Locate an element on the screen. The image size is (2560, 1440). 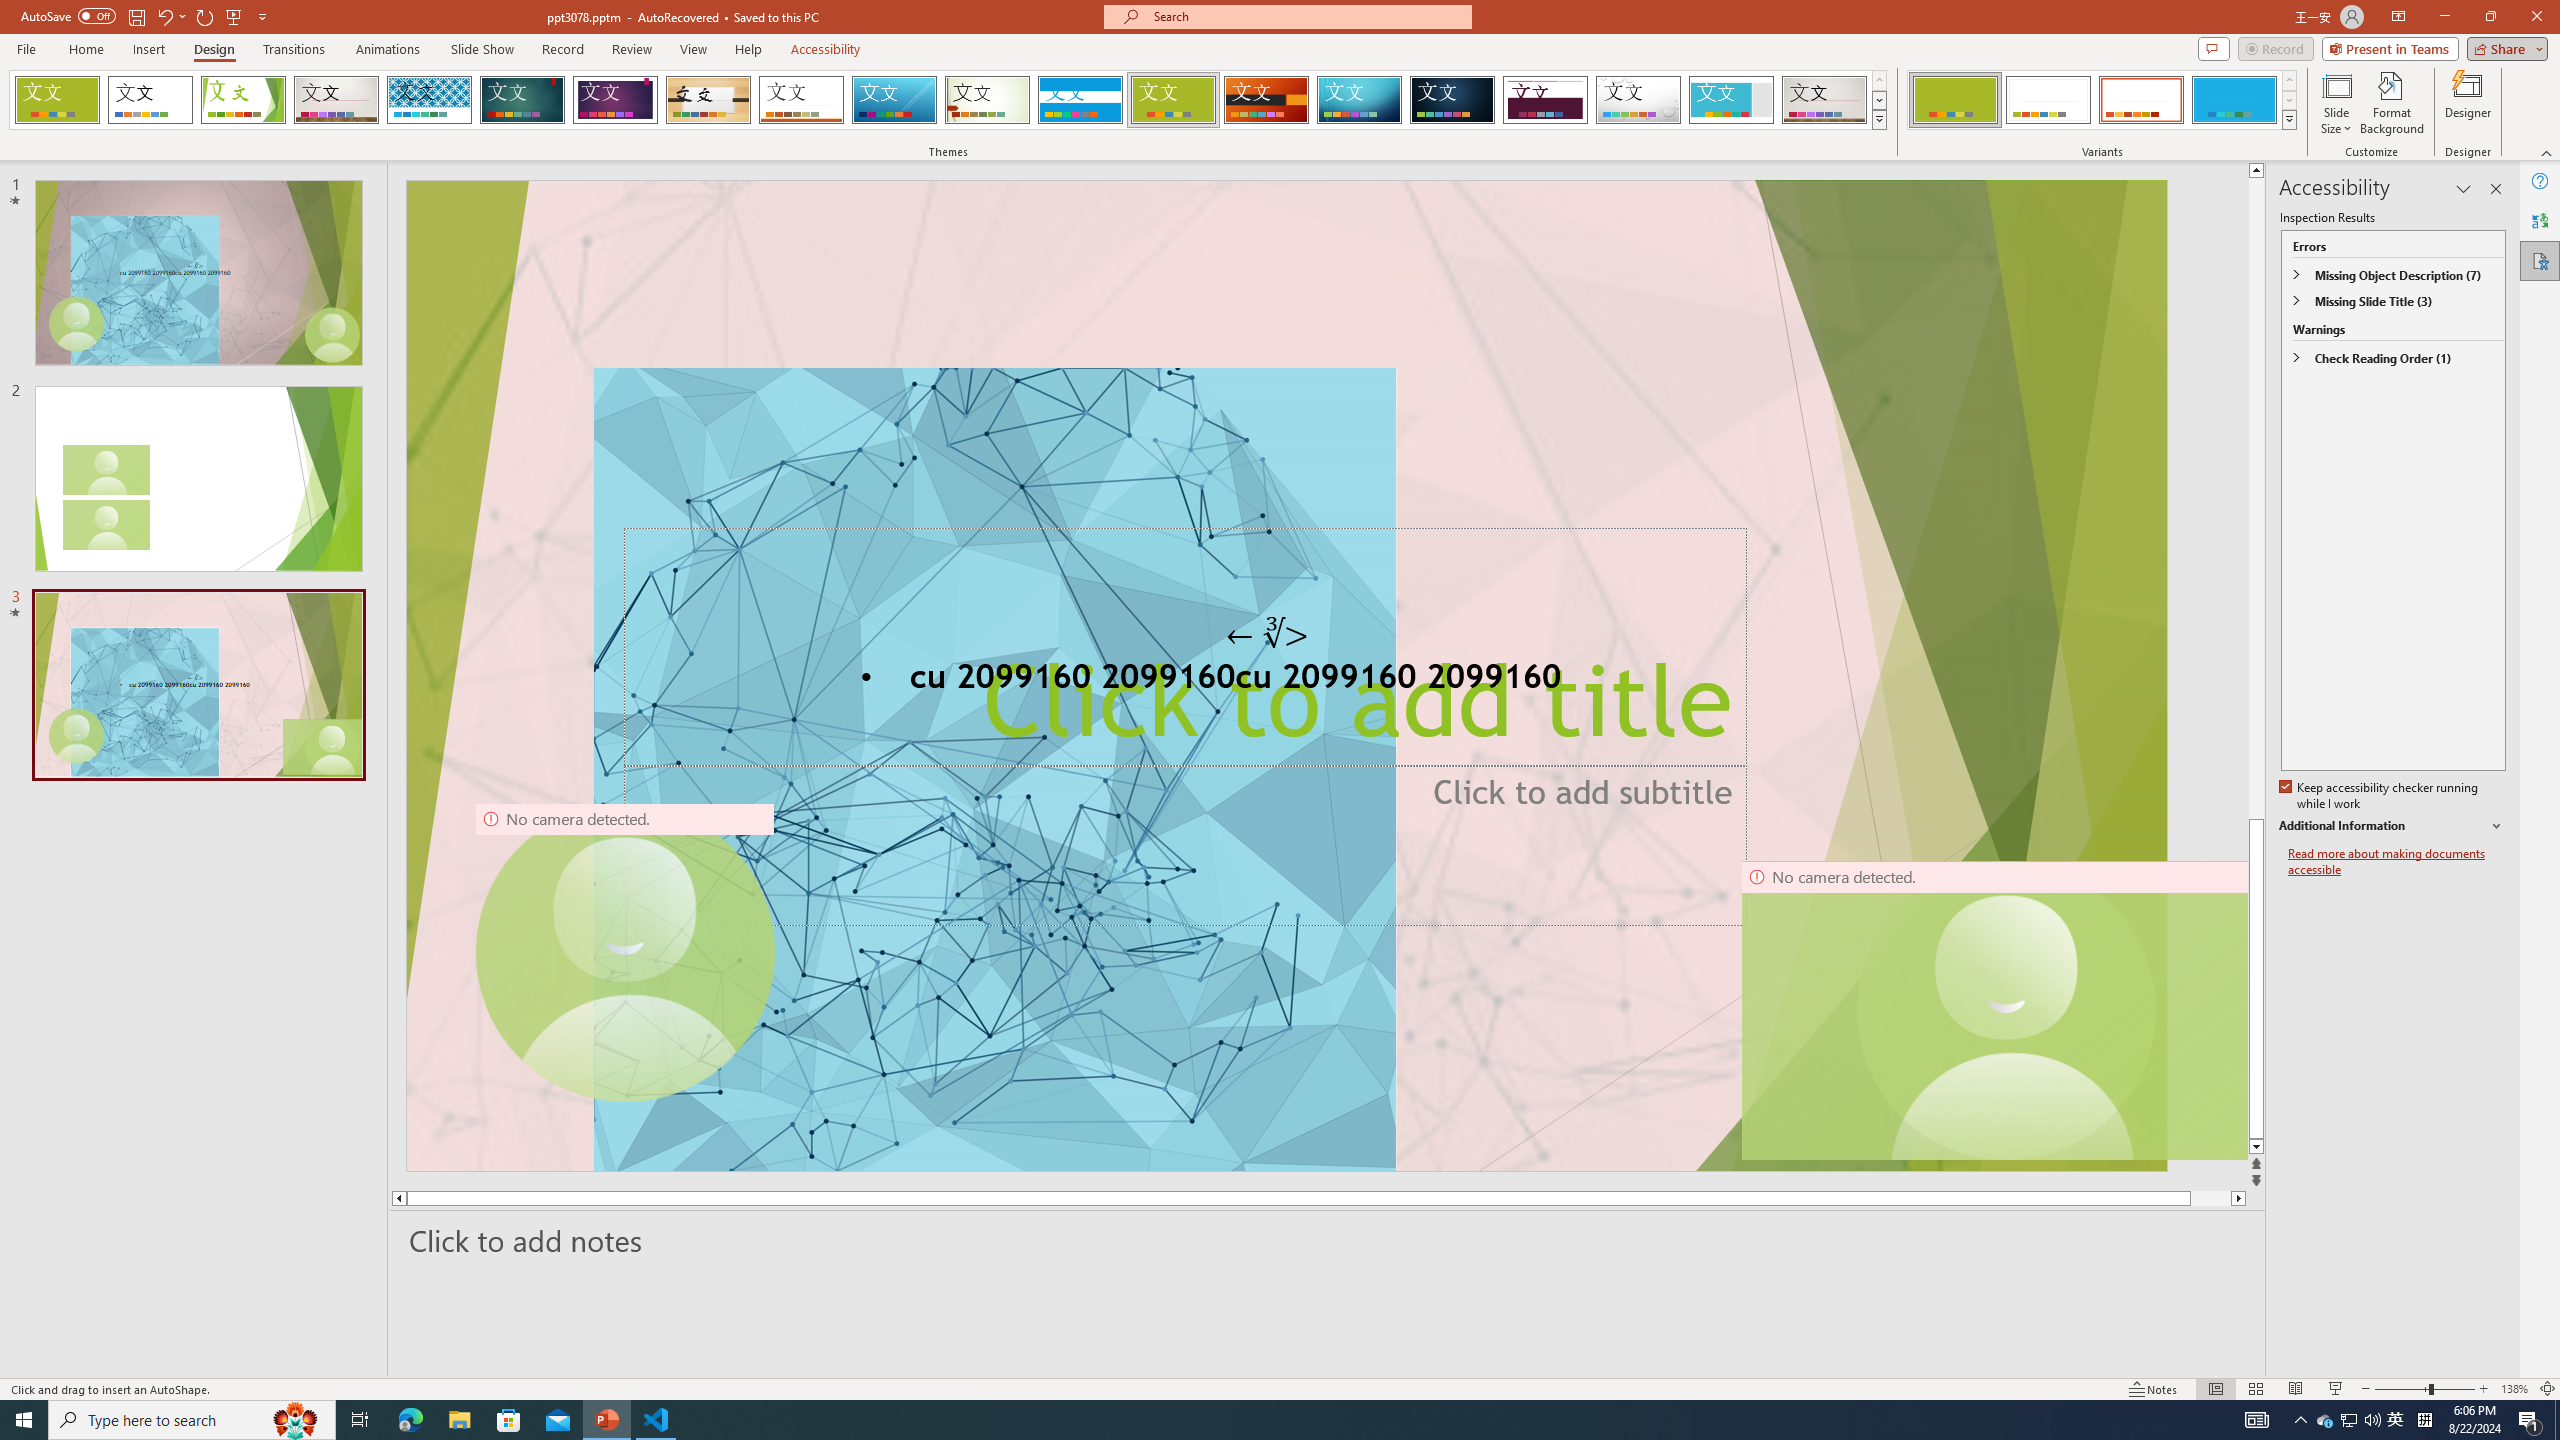
'Slice' is located at coordinates (893, 99).